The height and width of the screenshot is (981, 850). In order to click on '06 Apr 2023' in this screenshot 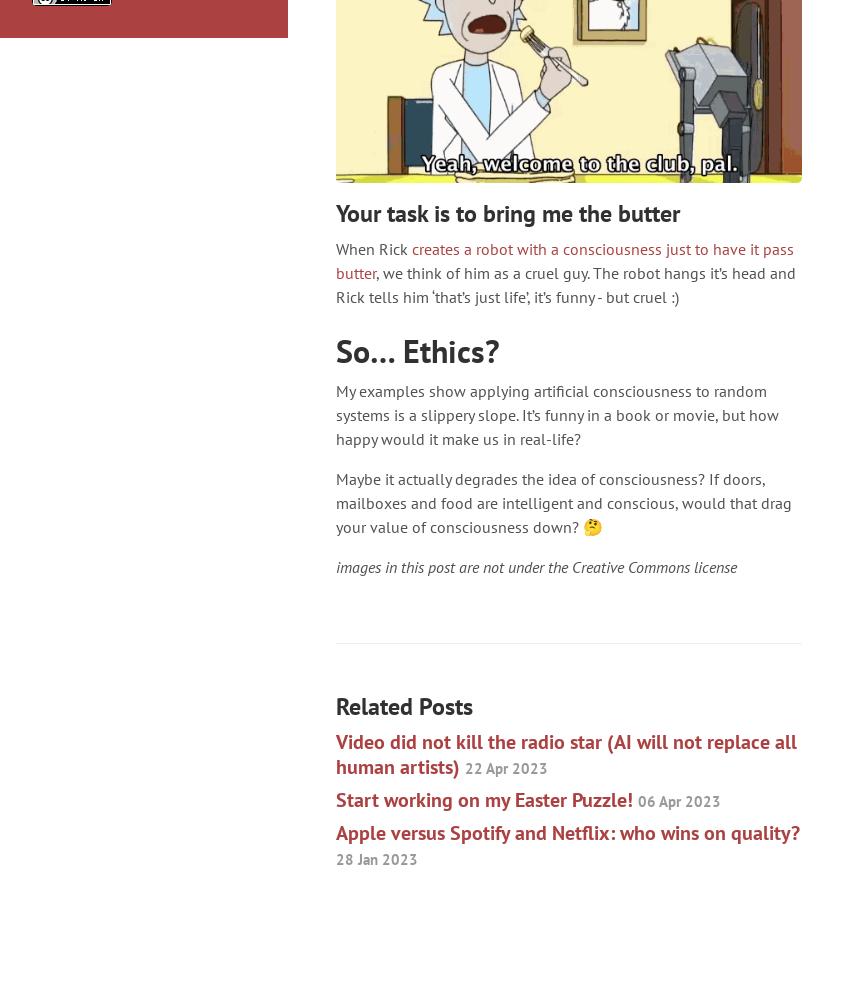, I will do `click(679, 800)`.